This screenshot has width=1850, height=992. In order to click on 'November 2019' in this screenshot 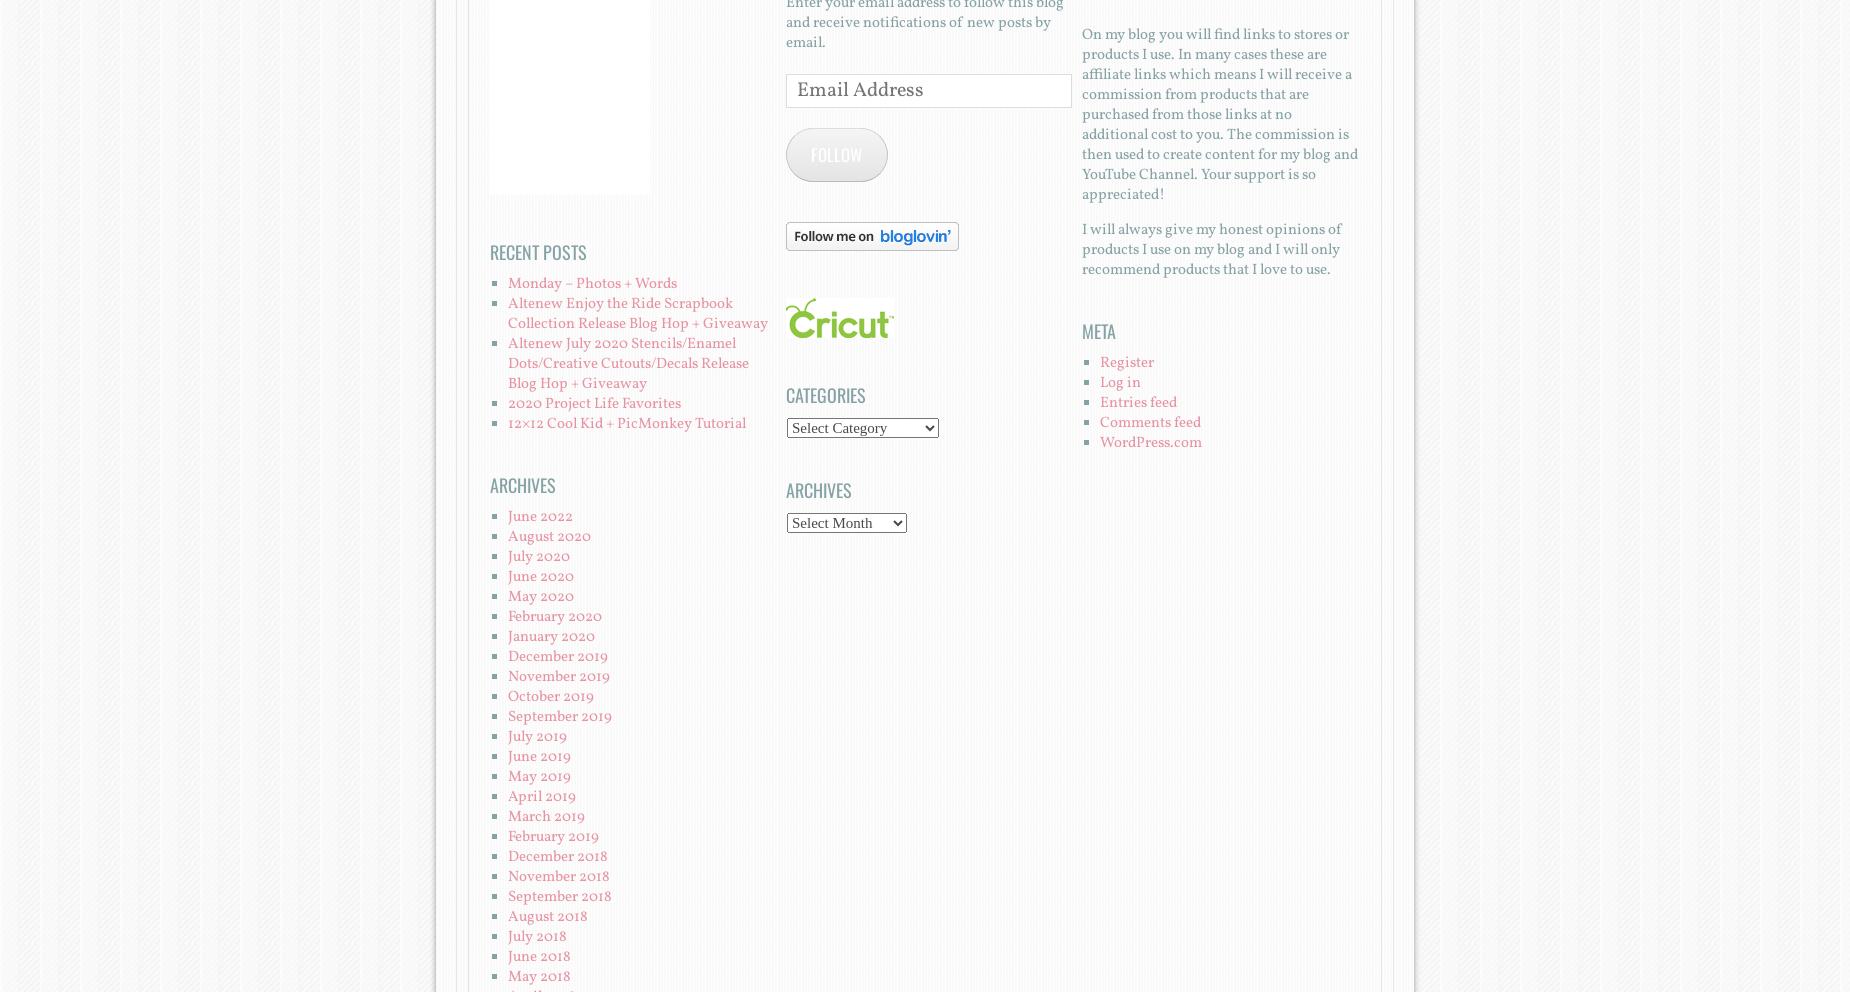, I will do `click(559, 675)`.